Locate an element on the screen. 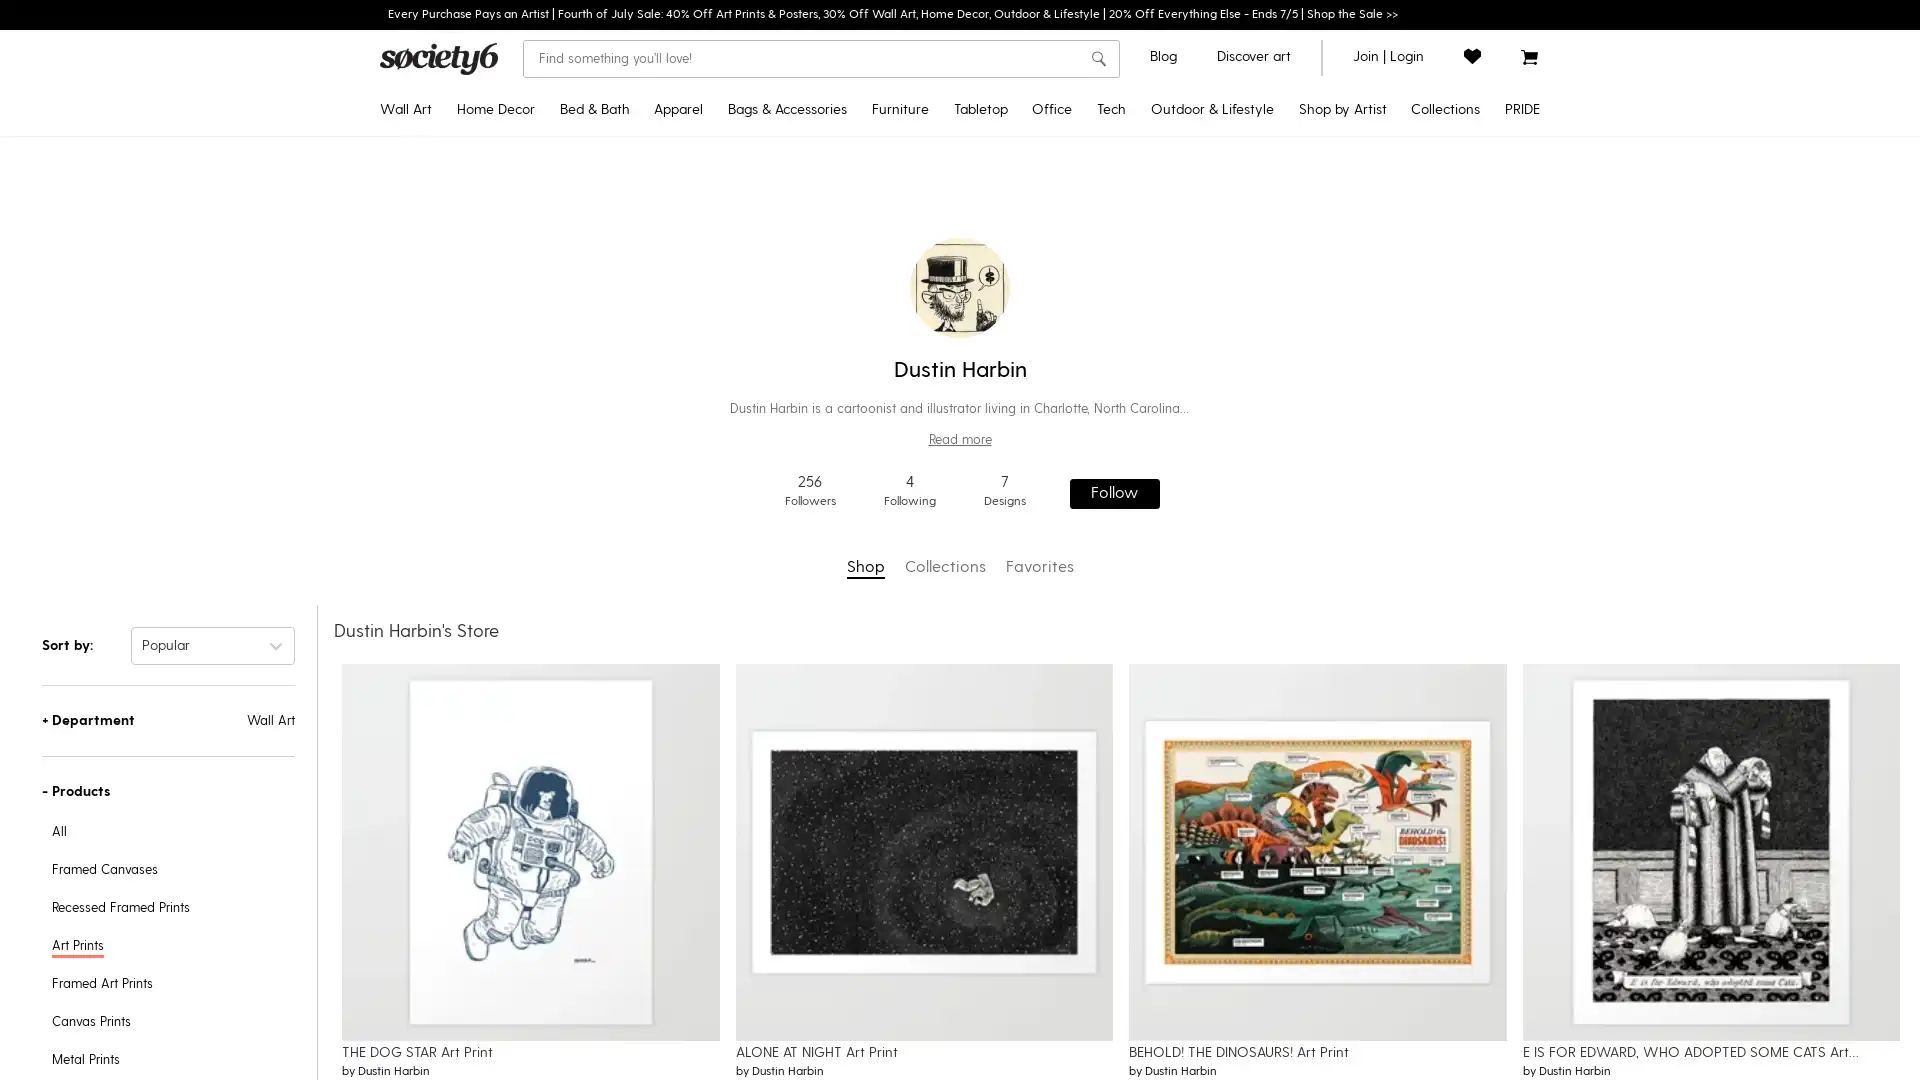  Home Decor is located at coordinates (494, 110).